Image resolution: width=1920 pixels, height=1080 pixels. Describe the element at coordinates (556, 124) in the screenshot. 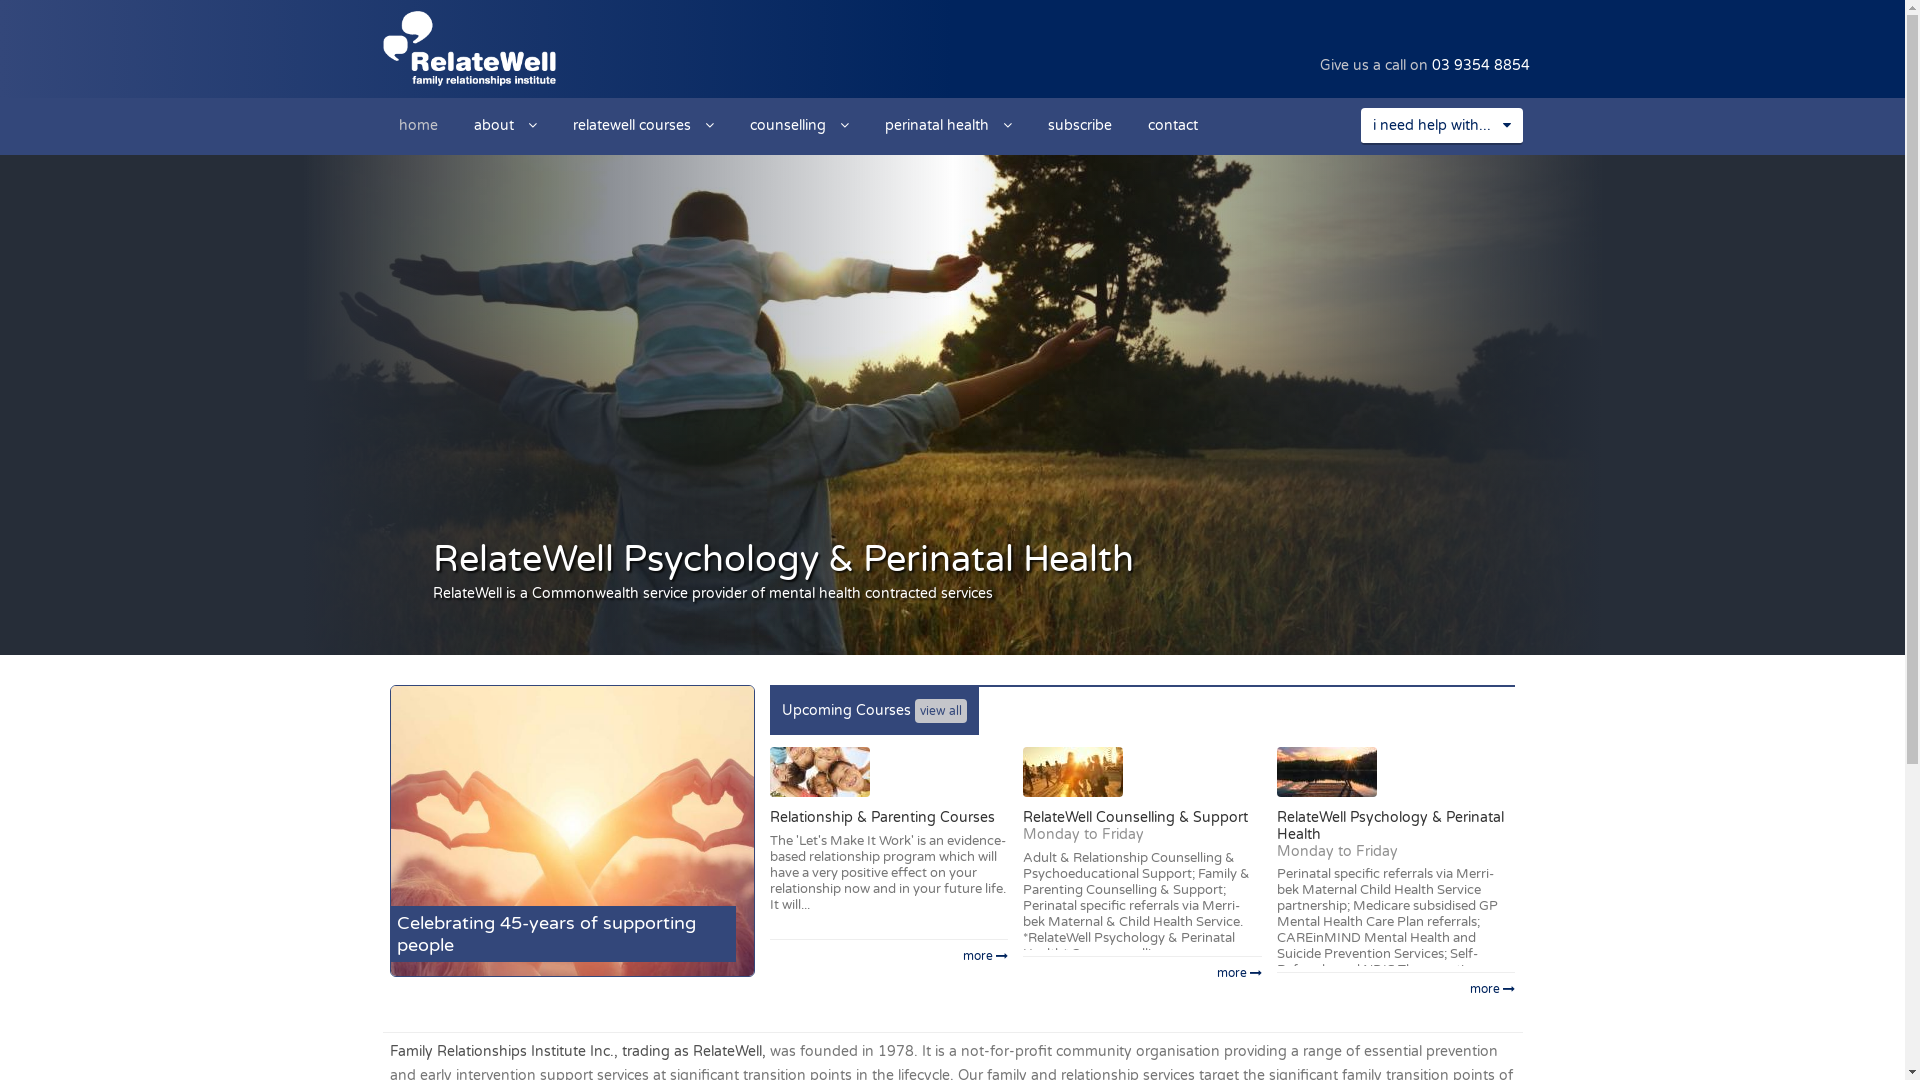

I see `'relatewell courses'` at that location.